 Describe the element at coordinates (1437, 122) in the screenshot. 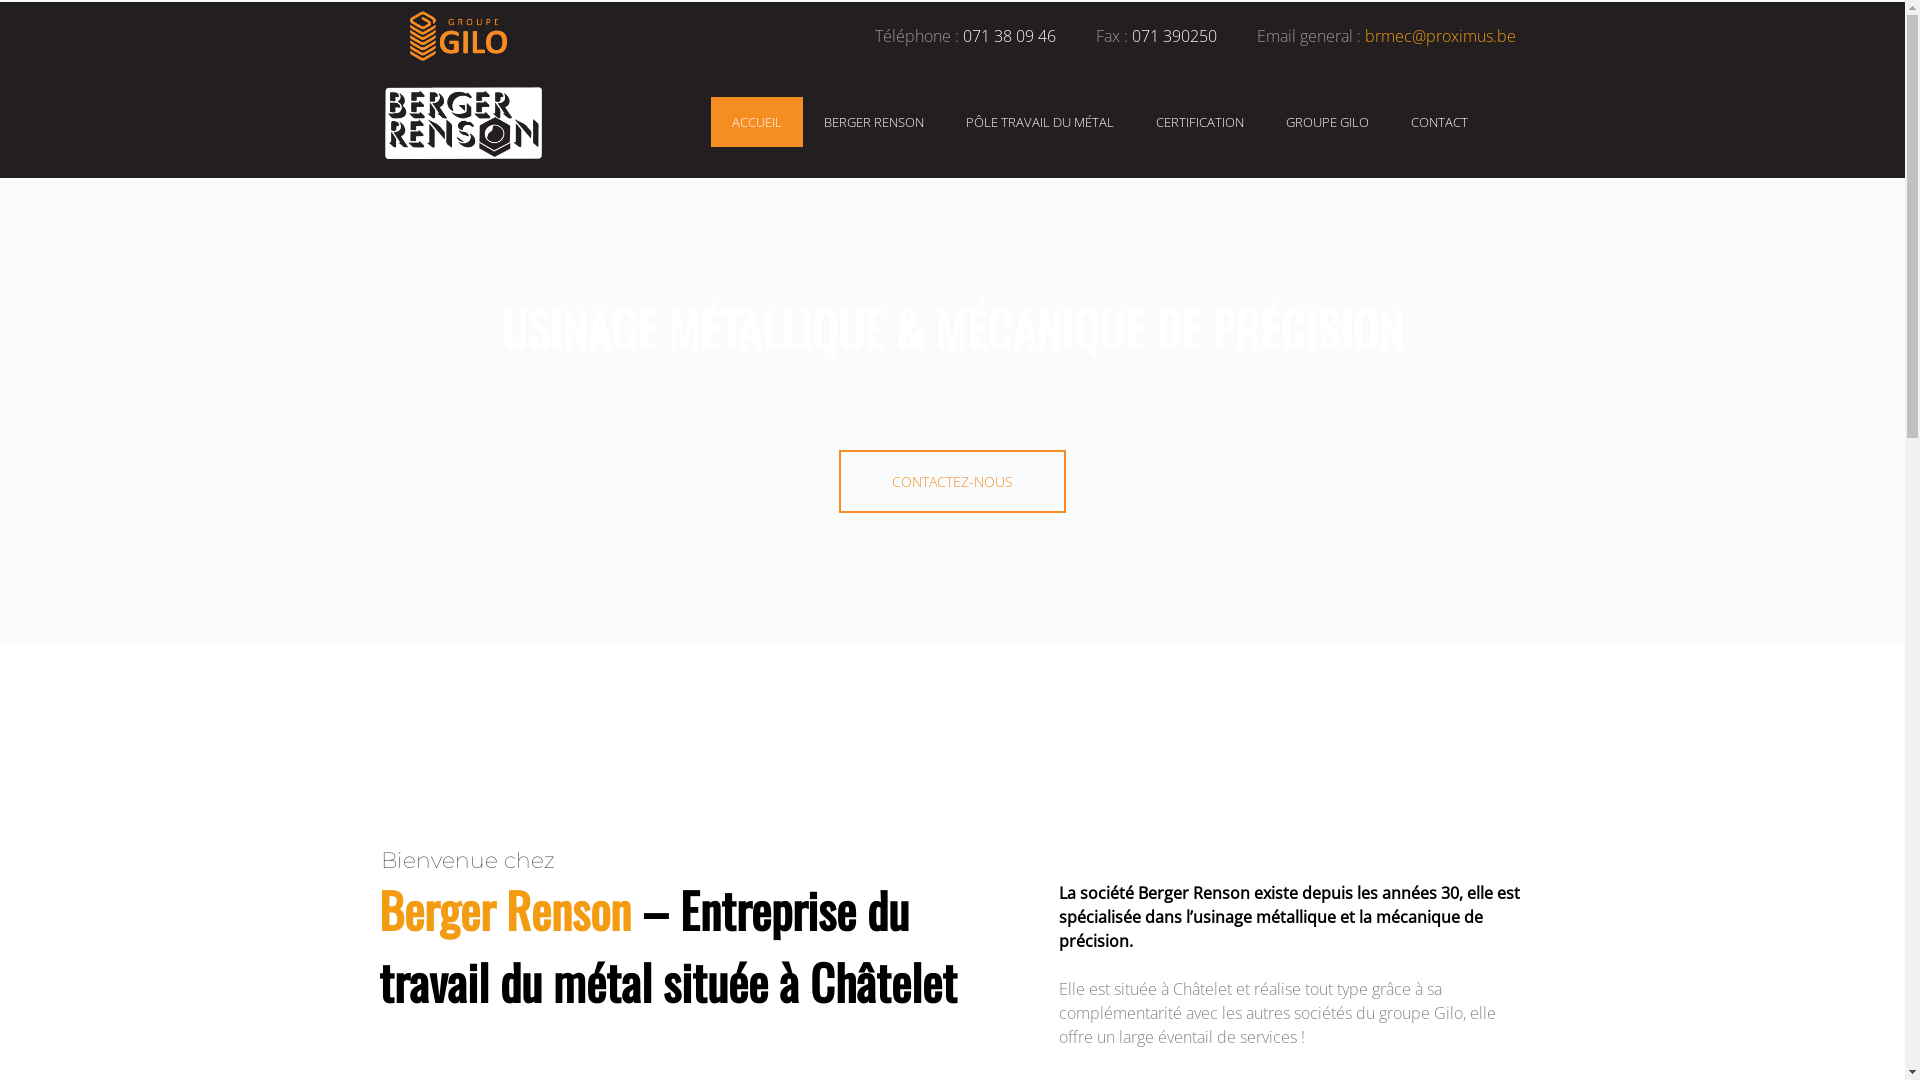

I see `'CONTACT'` at that location.